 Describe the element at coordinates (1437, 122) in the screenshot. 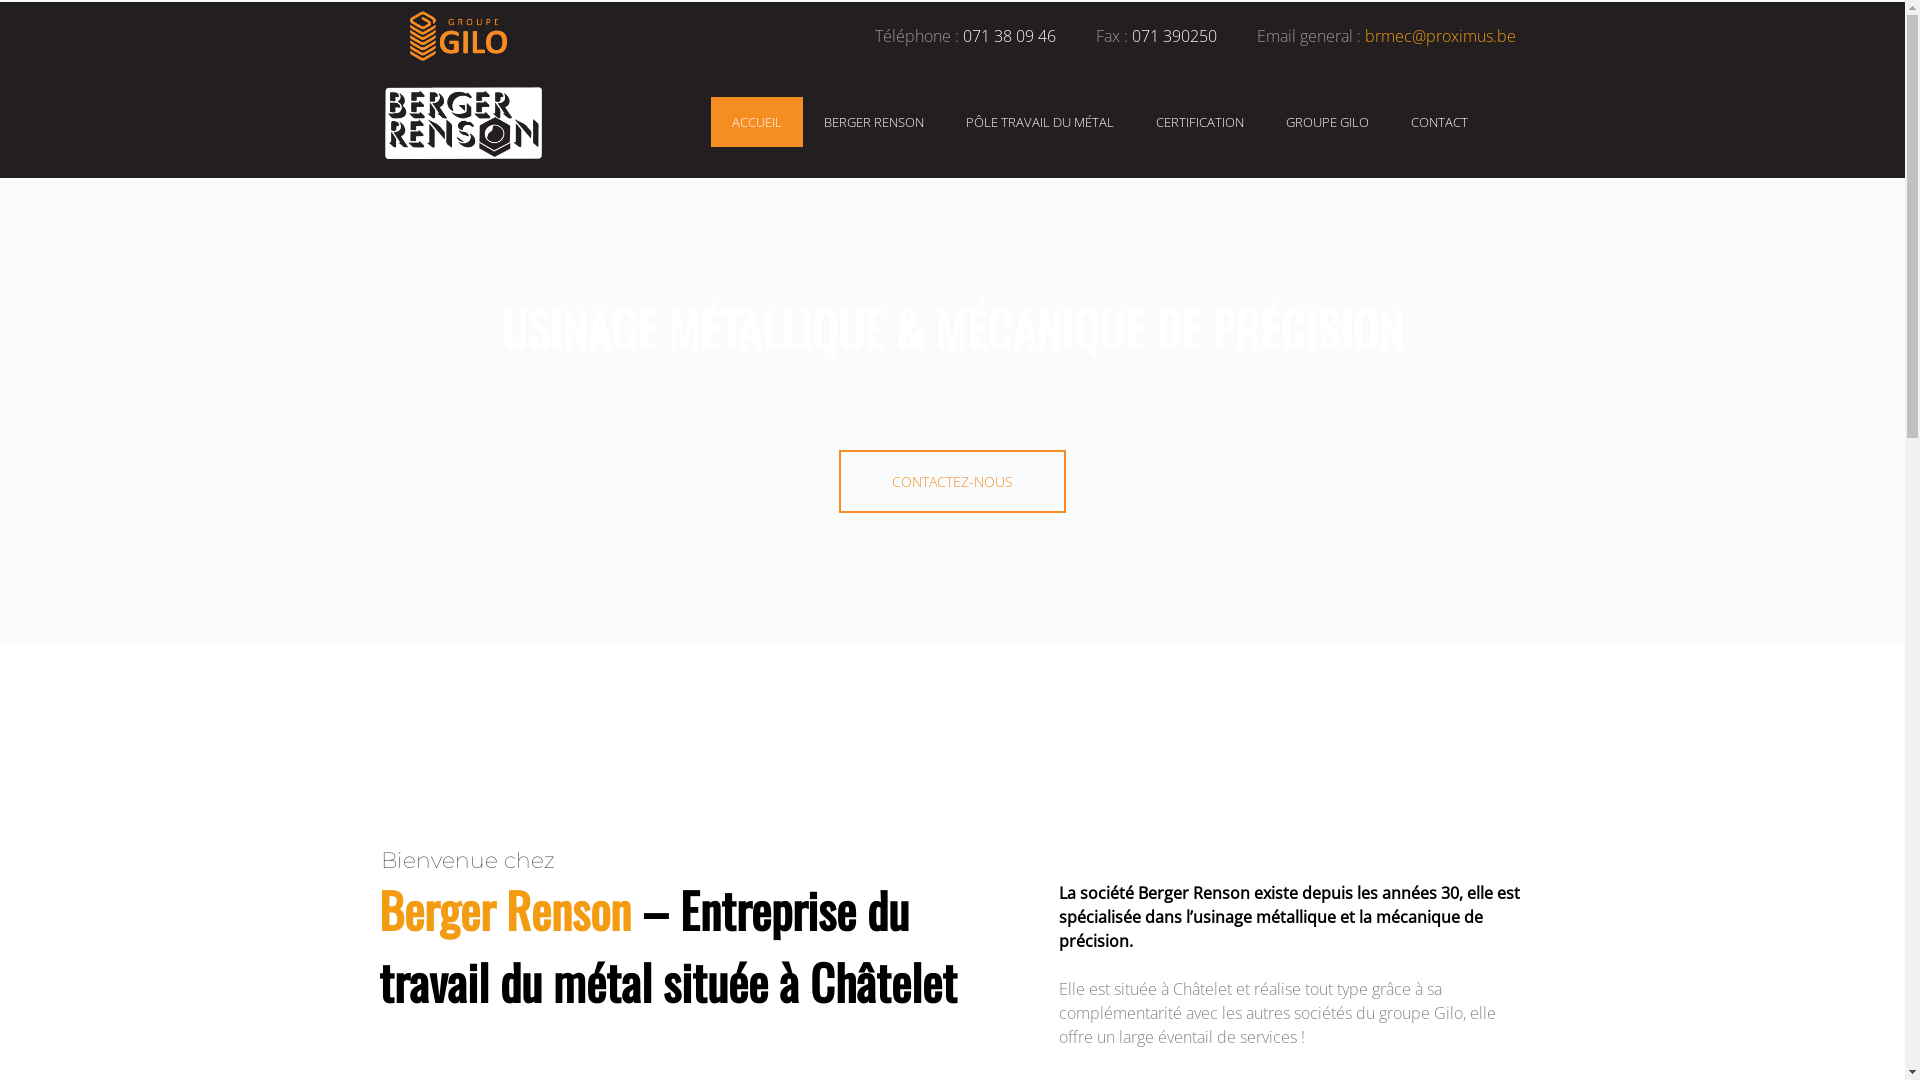

I see `'CONTACT'` at that location.